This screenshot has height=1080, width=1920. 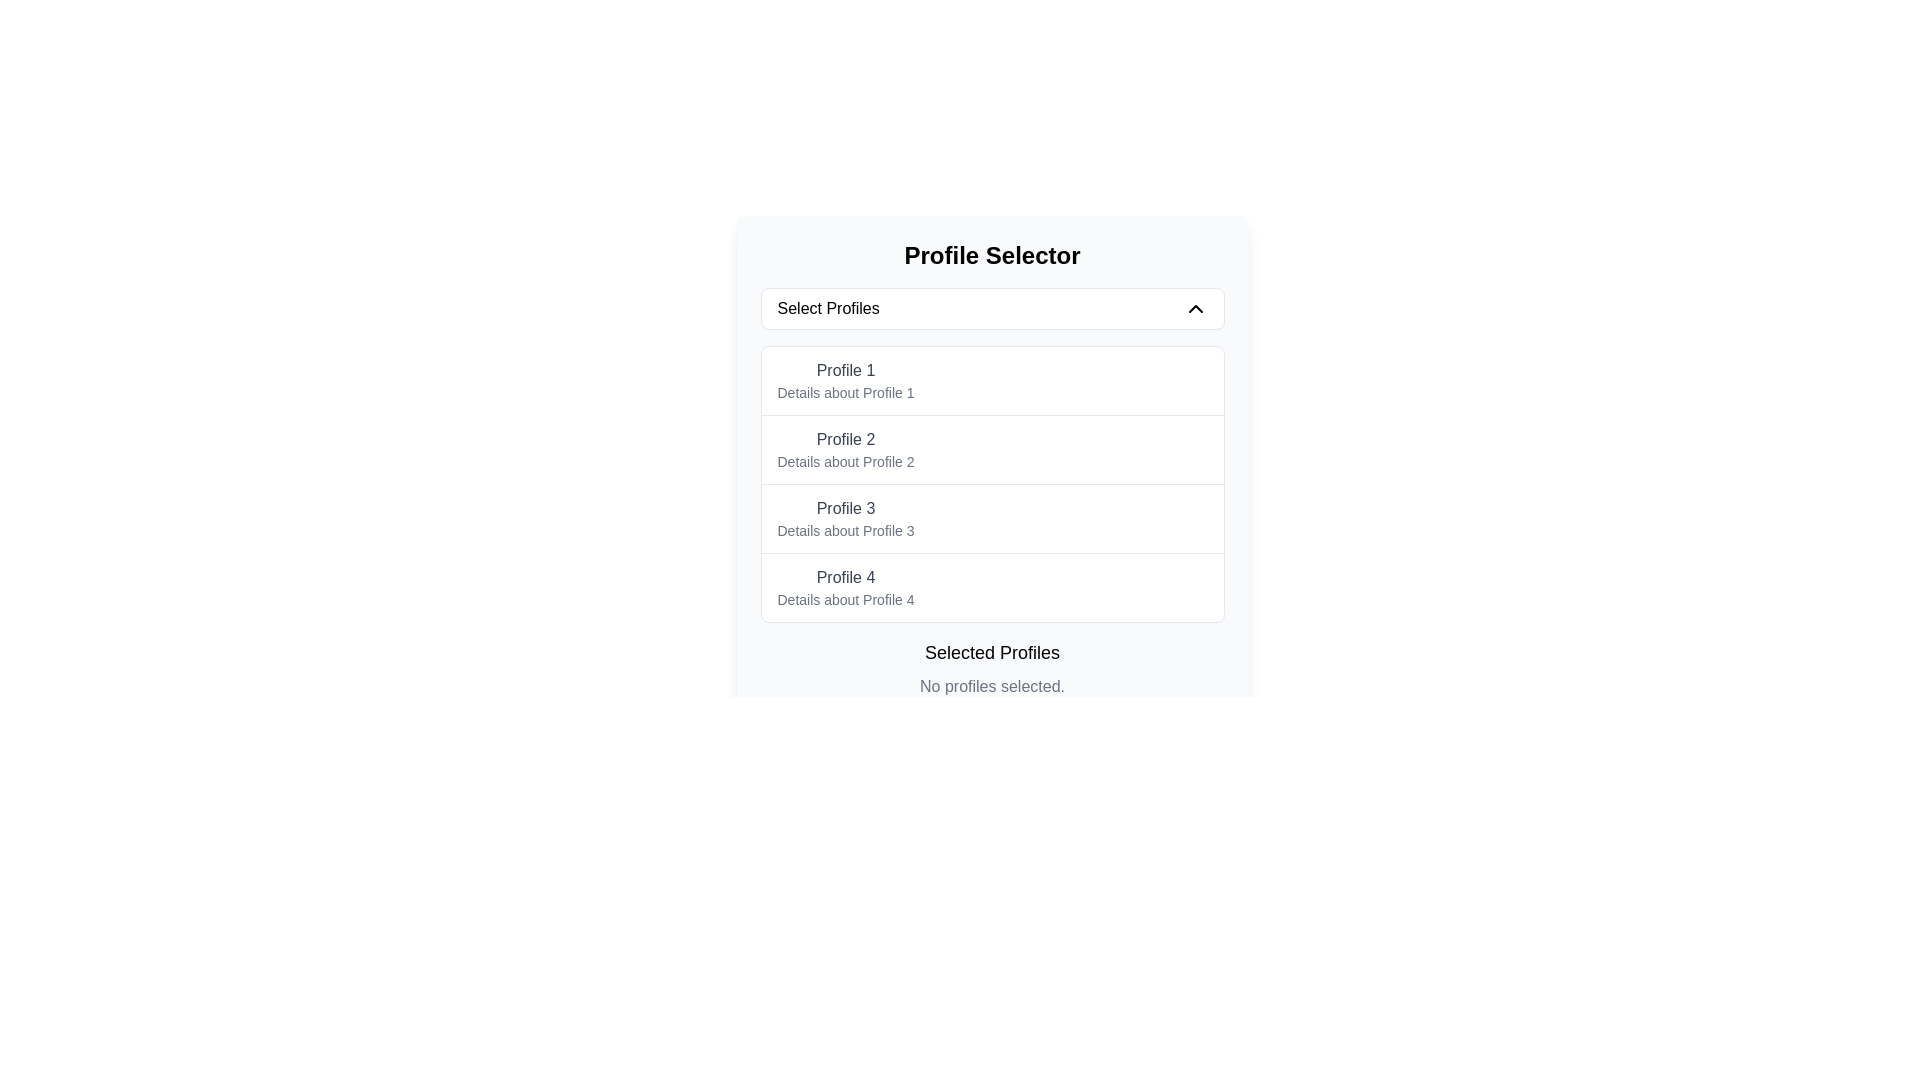 I want to click on the first selectable profile option, 'Profile 1', within the 'Select Profiles' dropdown, so click(x=845, y=381).